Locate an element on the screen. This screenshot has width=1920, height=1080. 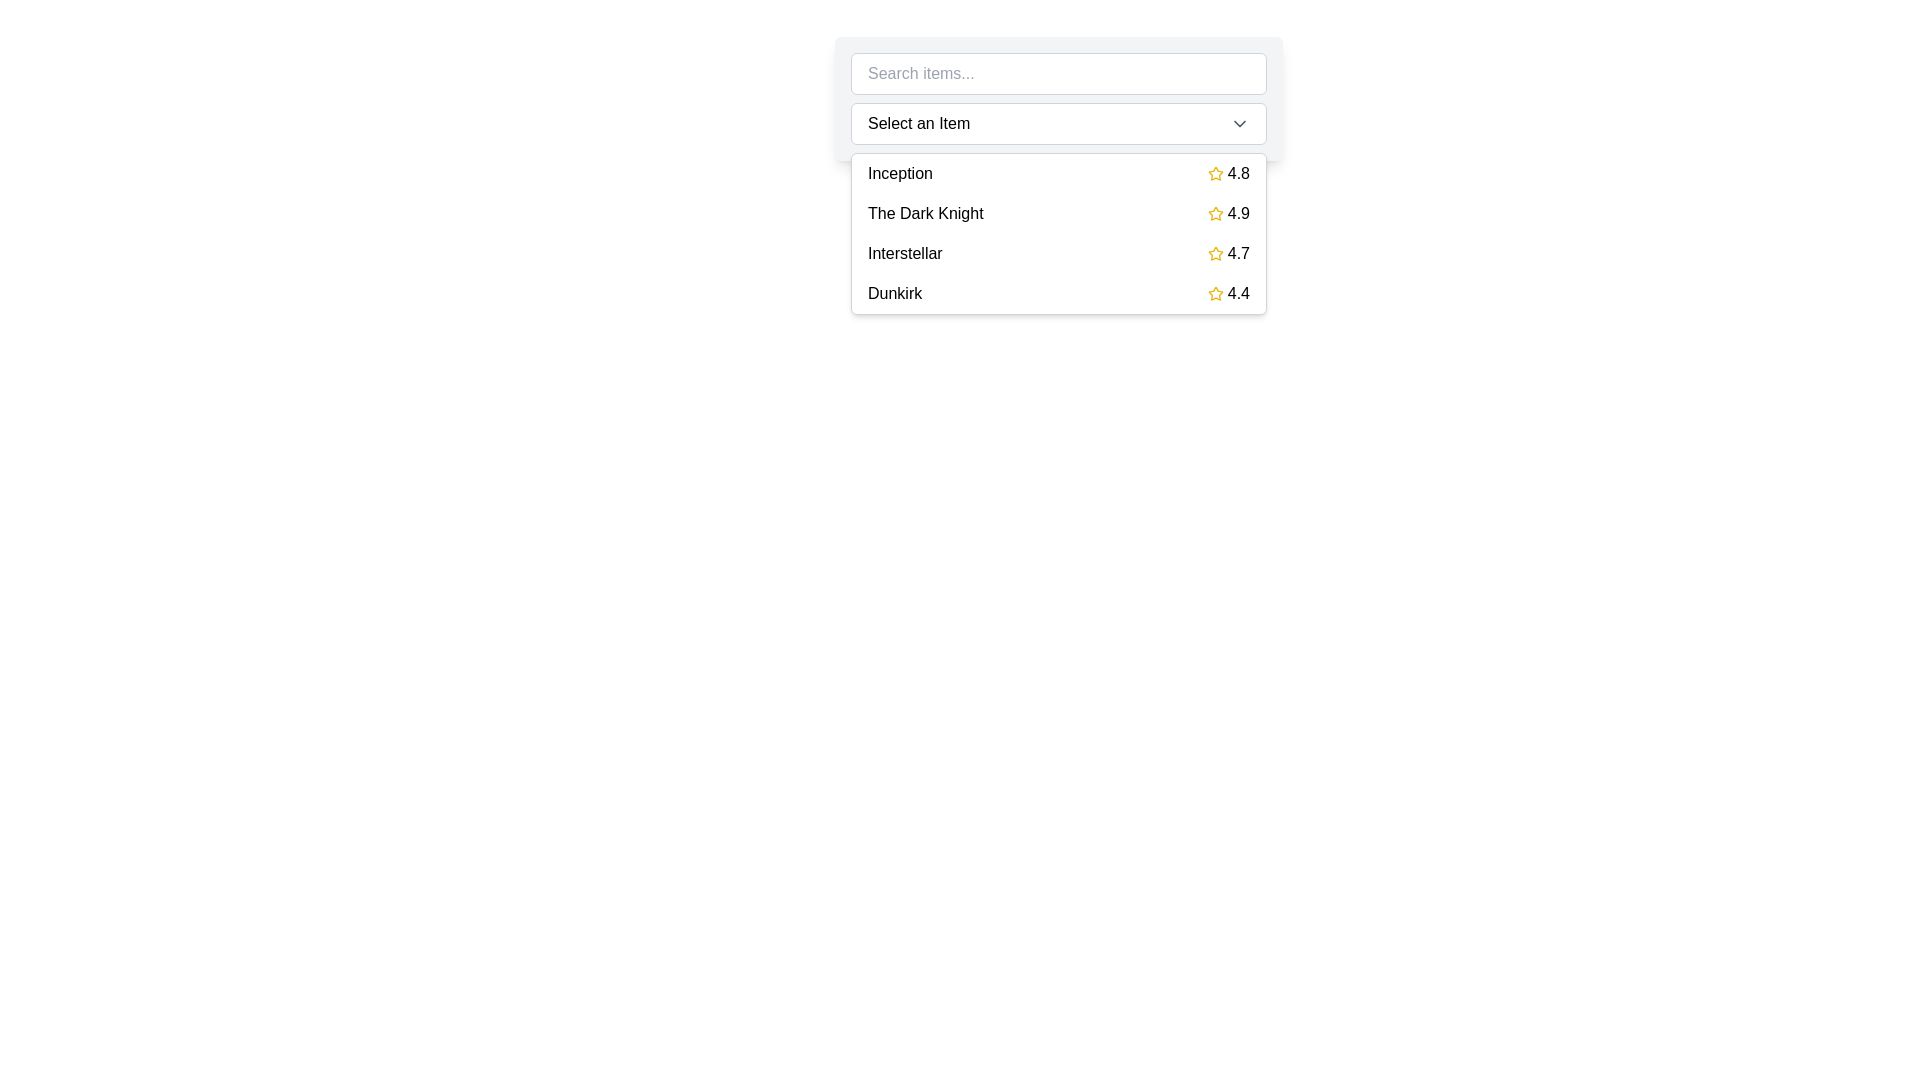
the Rating display showing a yellow star icon and the numerical rating '4.7' next to the 'Interstellar' item in the dropdown list under the 'Select an Item' input field is located at coordinates (1227, 253).